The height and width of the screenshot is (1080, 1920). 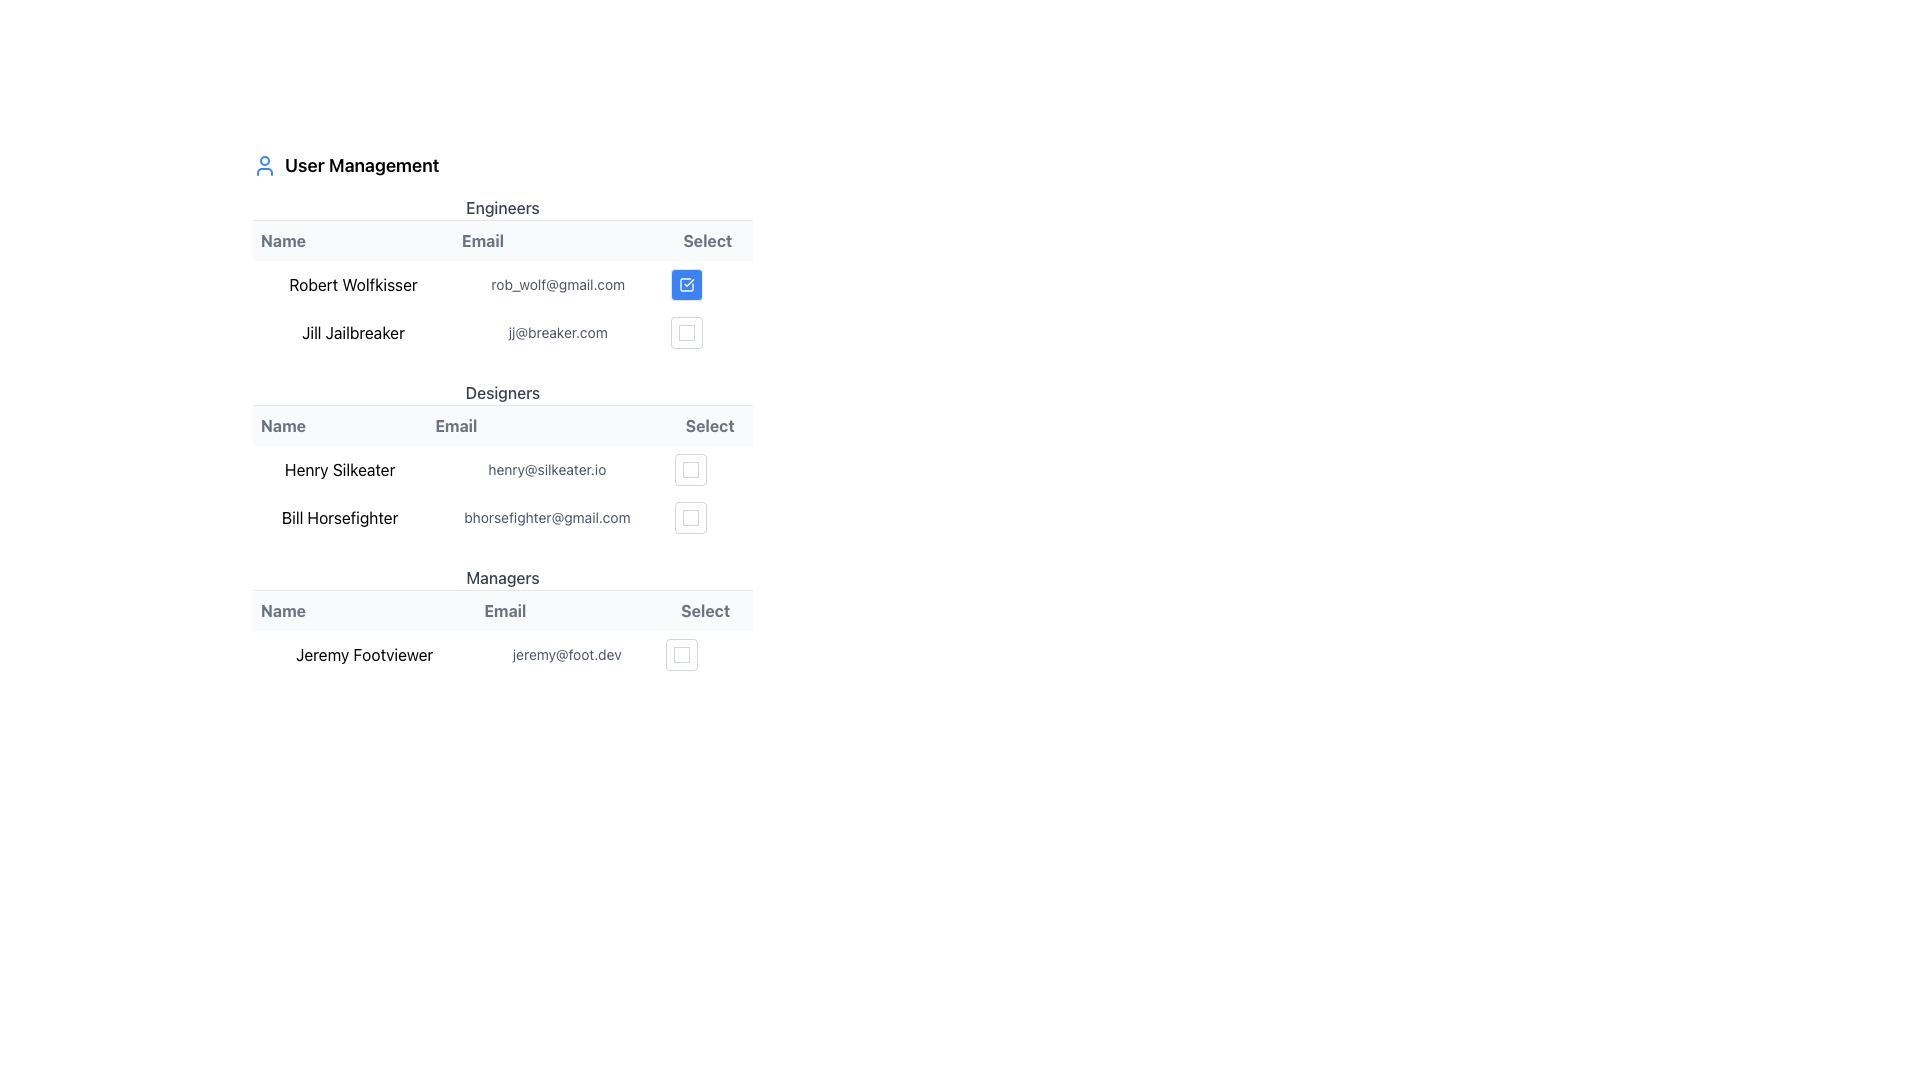 I want to click on the selection checkbox for Robert Wolfkisser in the Engineers section of the User Management page, so click(x=503, y=308).